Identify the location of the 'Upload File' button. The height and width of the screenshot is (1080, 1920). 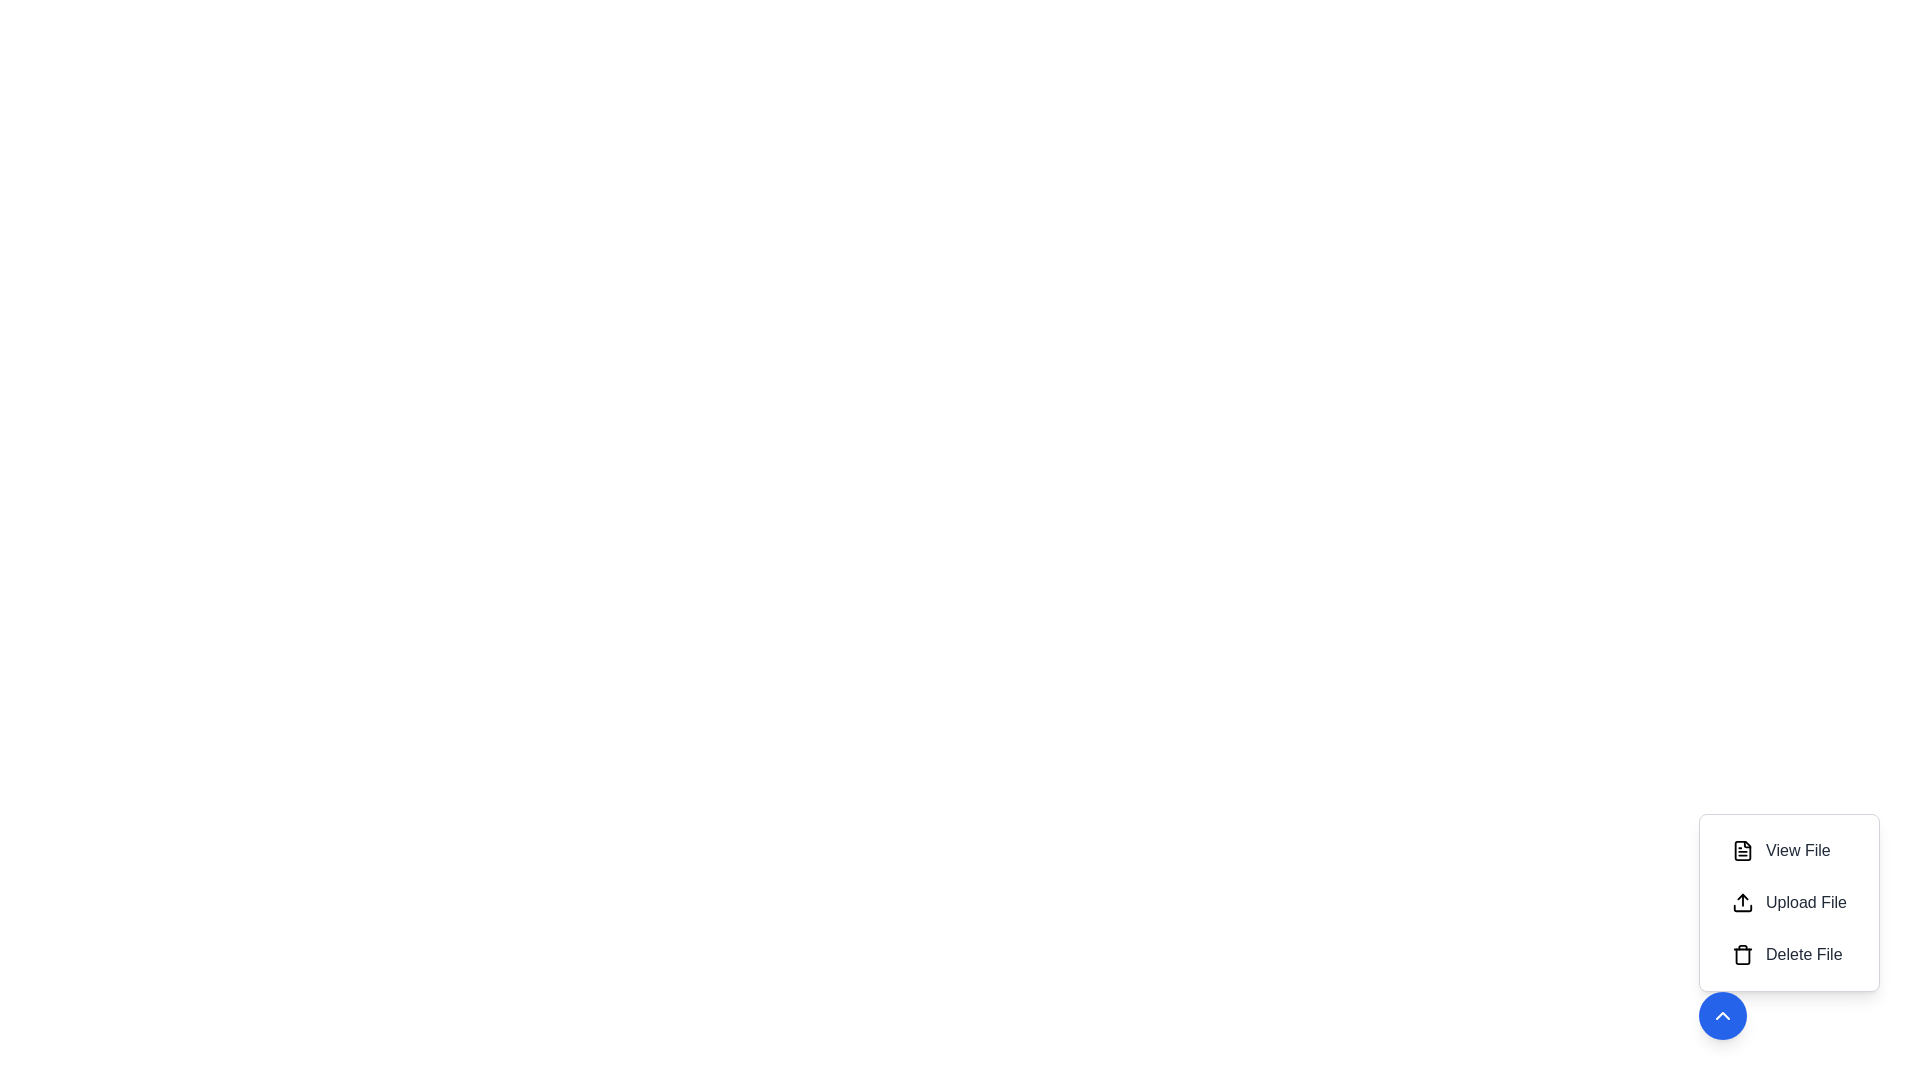
(1789, 902).